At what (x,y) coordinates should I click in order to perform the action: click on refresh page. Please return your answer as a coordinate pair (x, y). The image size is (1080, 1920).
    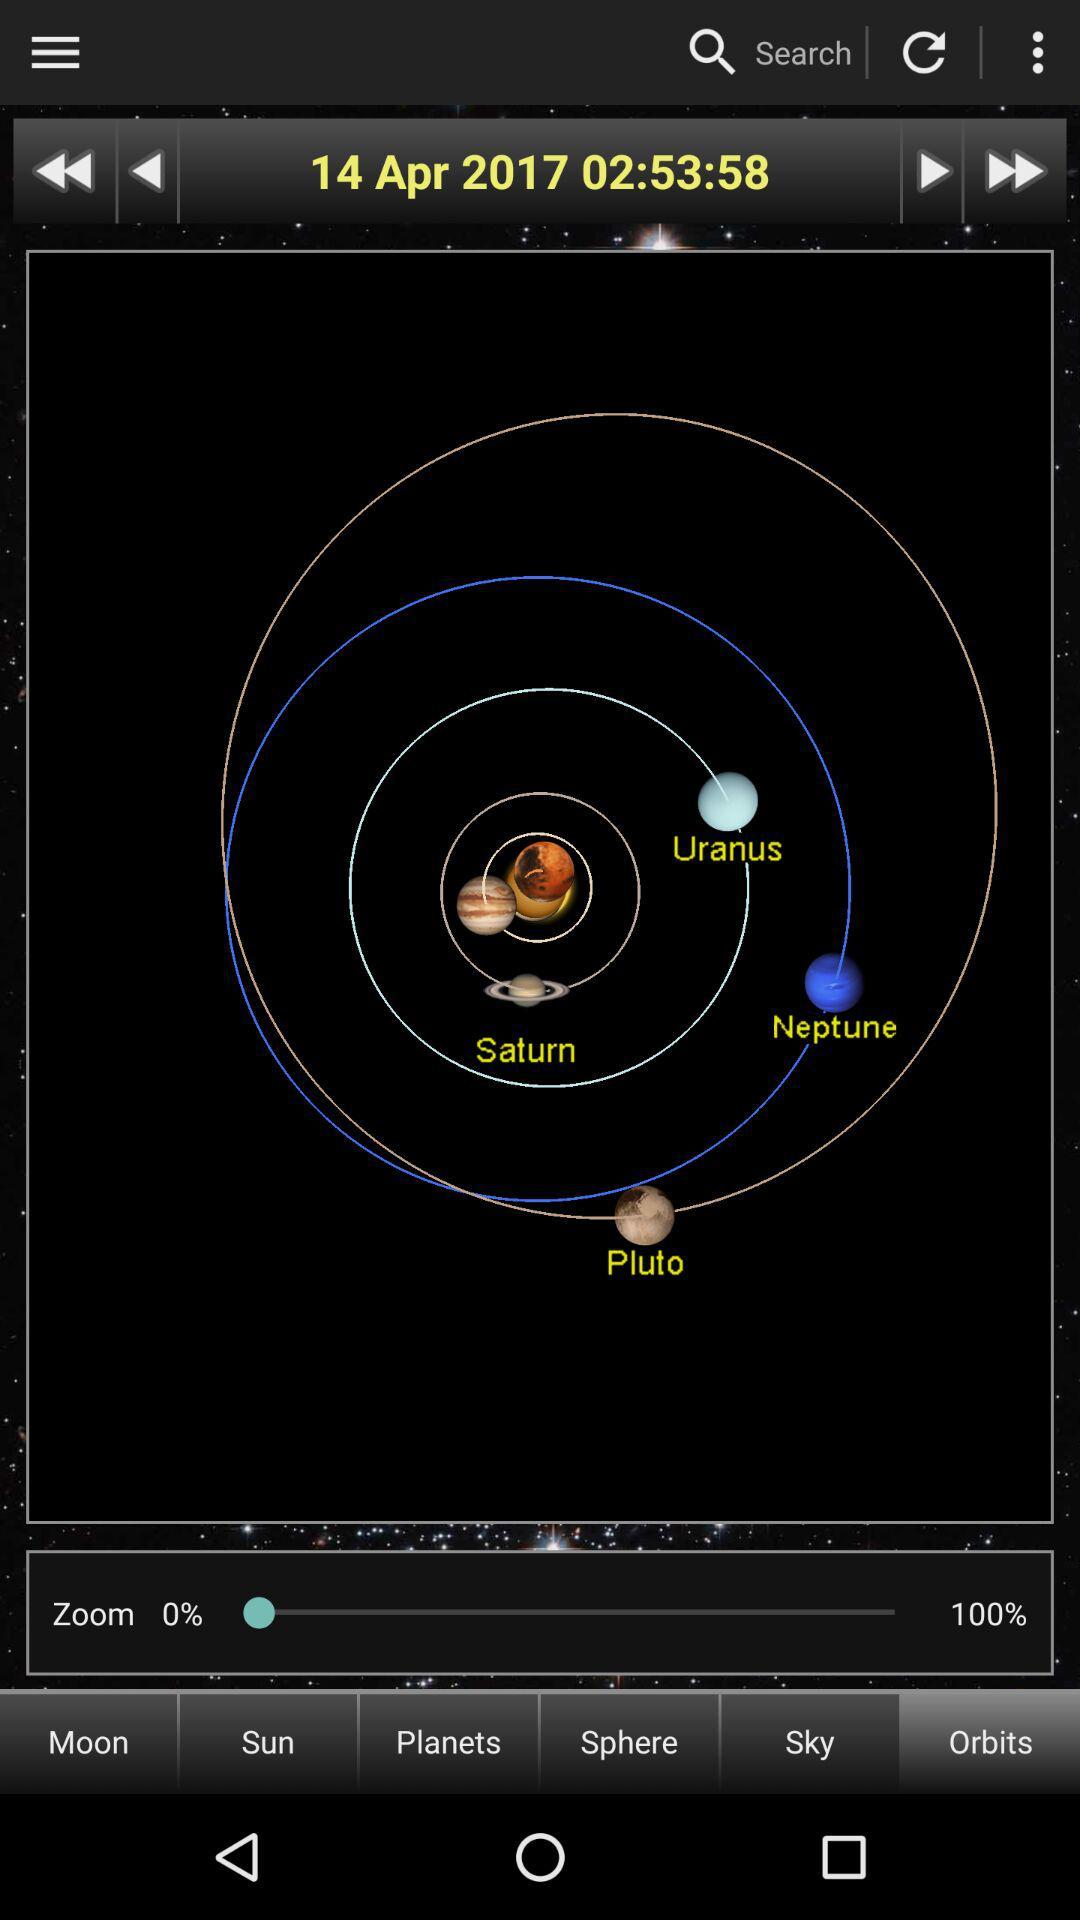
    Looking at the image, I should click on (924, 52).